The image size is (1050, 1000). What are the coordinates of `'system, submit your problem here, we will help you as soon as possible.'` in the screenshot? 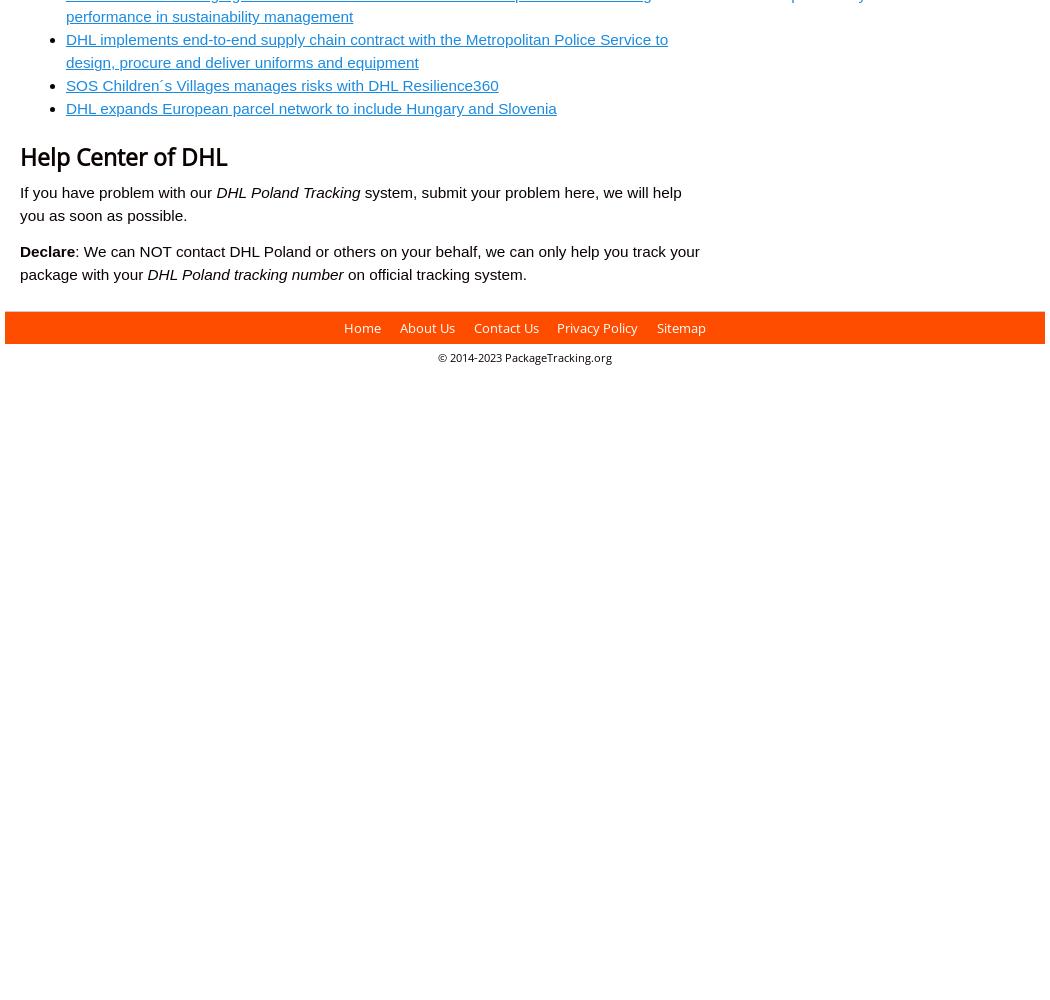 It's located at (349, 202).